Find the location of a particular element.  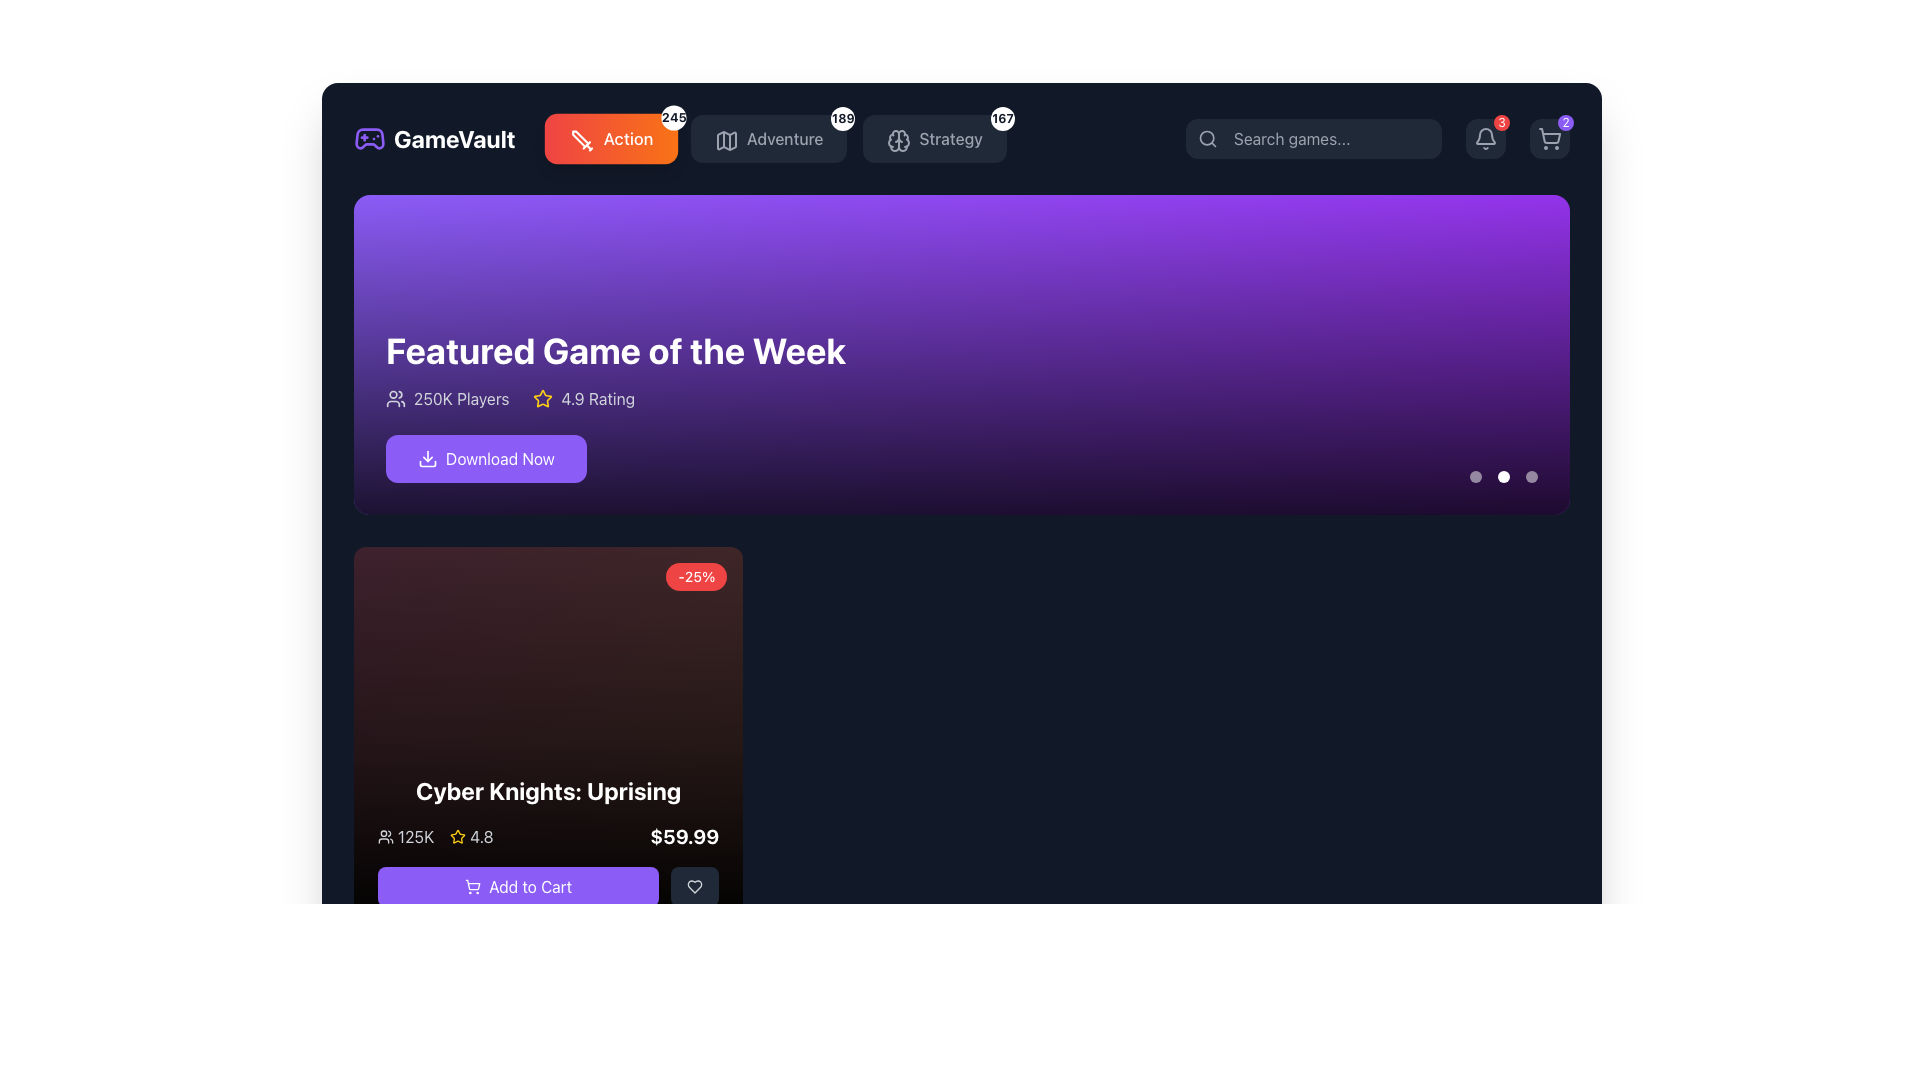

the small circular icon styled as an outline drawing of a human brain, located in the 'Strategy167' segment in the navigation bar, to gather information is located at coordinates (896, 137).